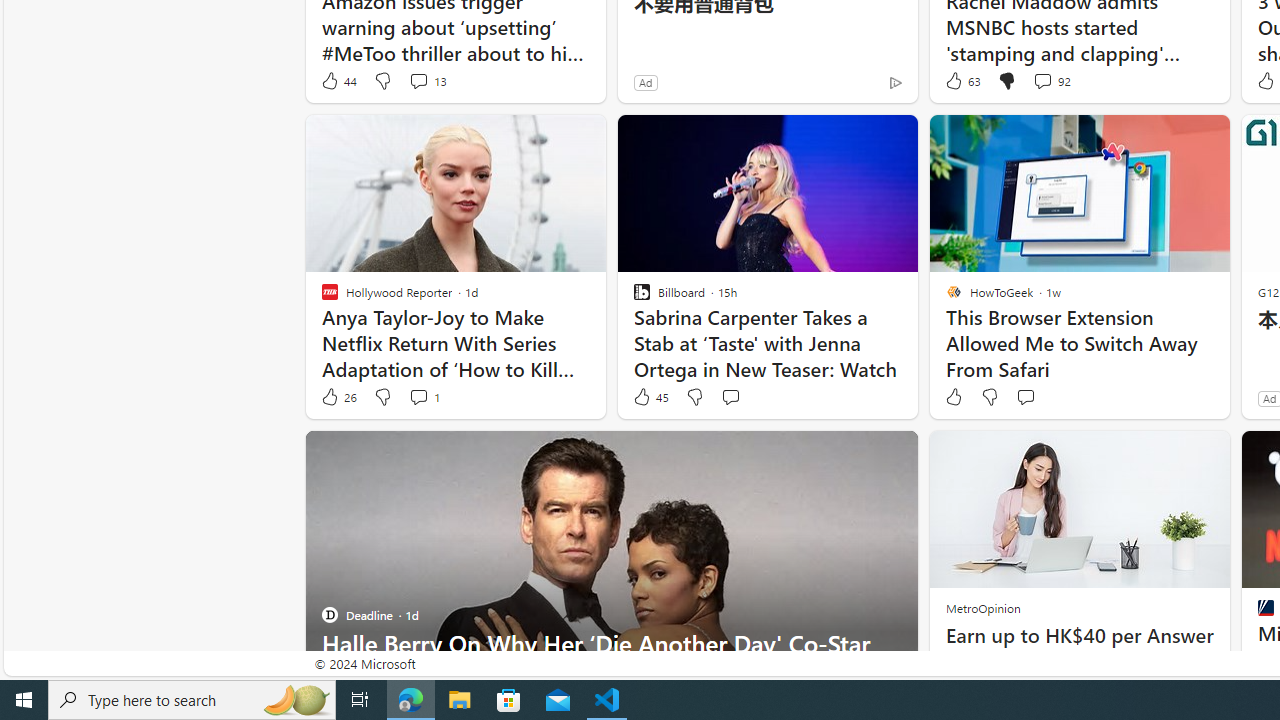 The height and width of the screenshot is (720, 1280). Describe the element at coordinates (337, 80) in the screenshot. I see `'44 Like'` at that location.